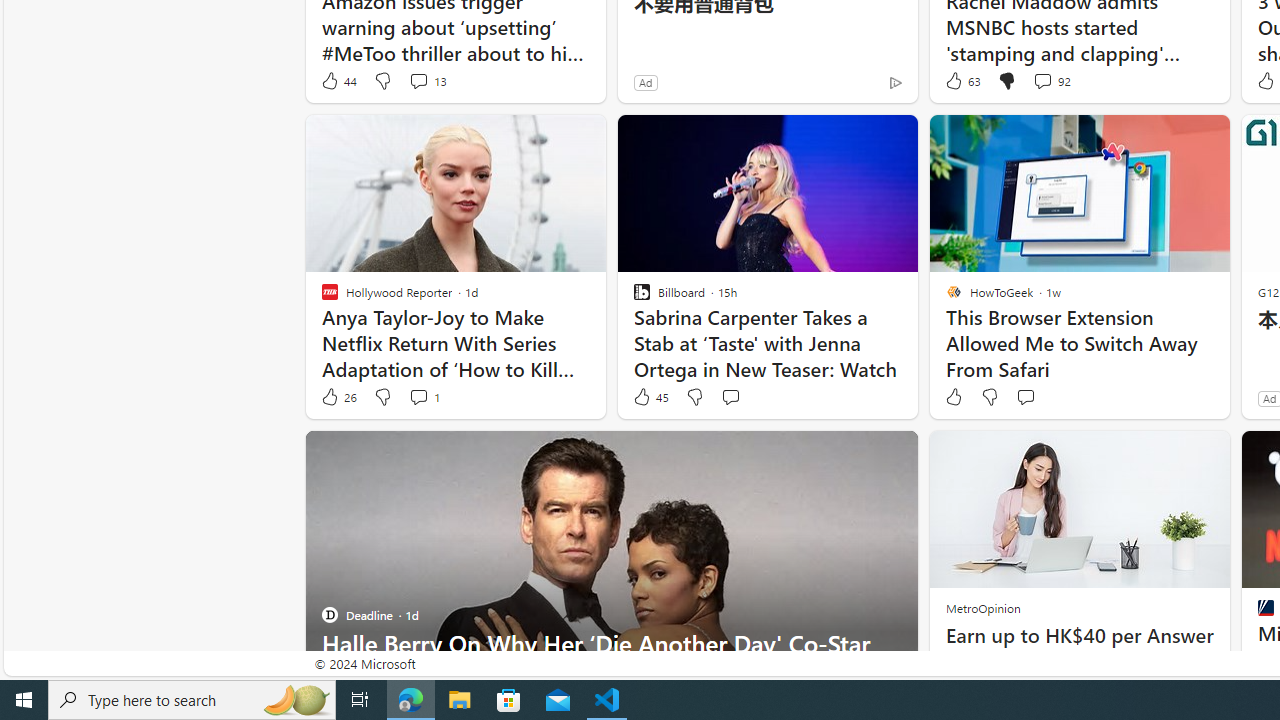 The height and width of the screenshot is (720, 1280). Describe the element at coordinates (337, 80) in the screenshot. I see `'44 Like'` at that location.